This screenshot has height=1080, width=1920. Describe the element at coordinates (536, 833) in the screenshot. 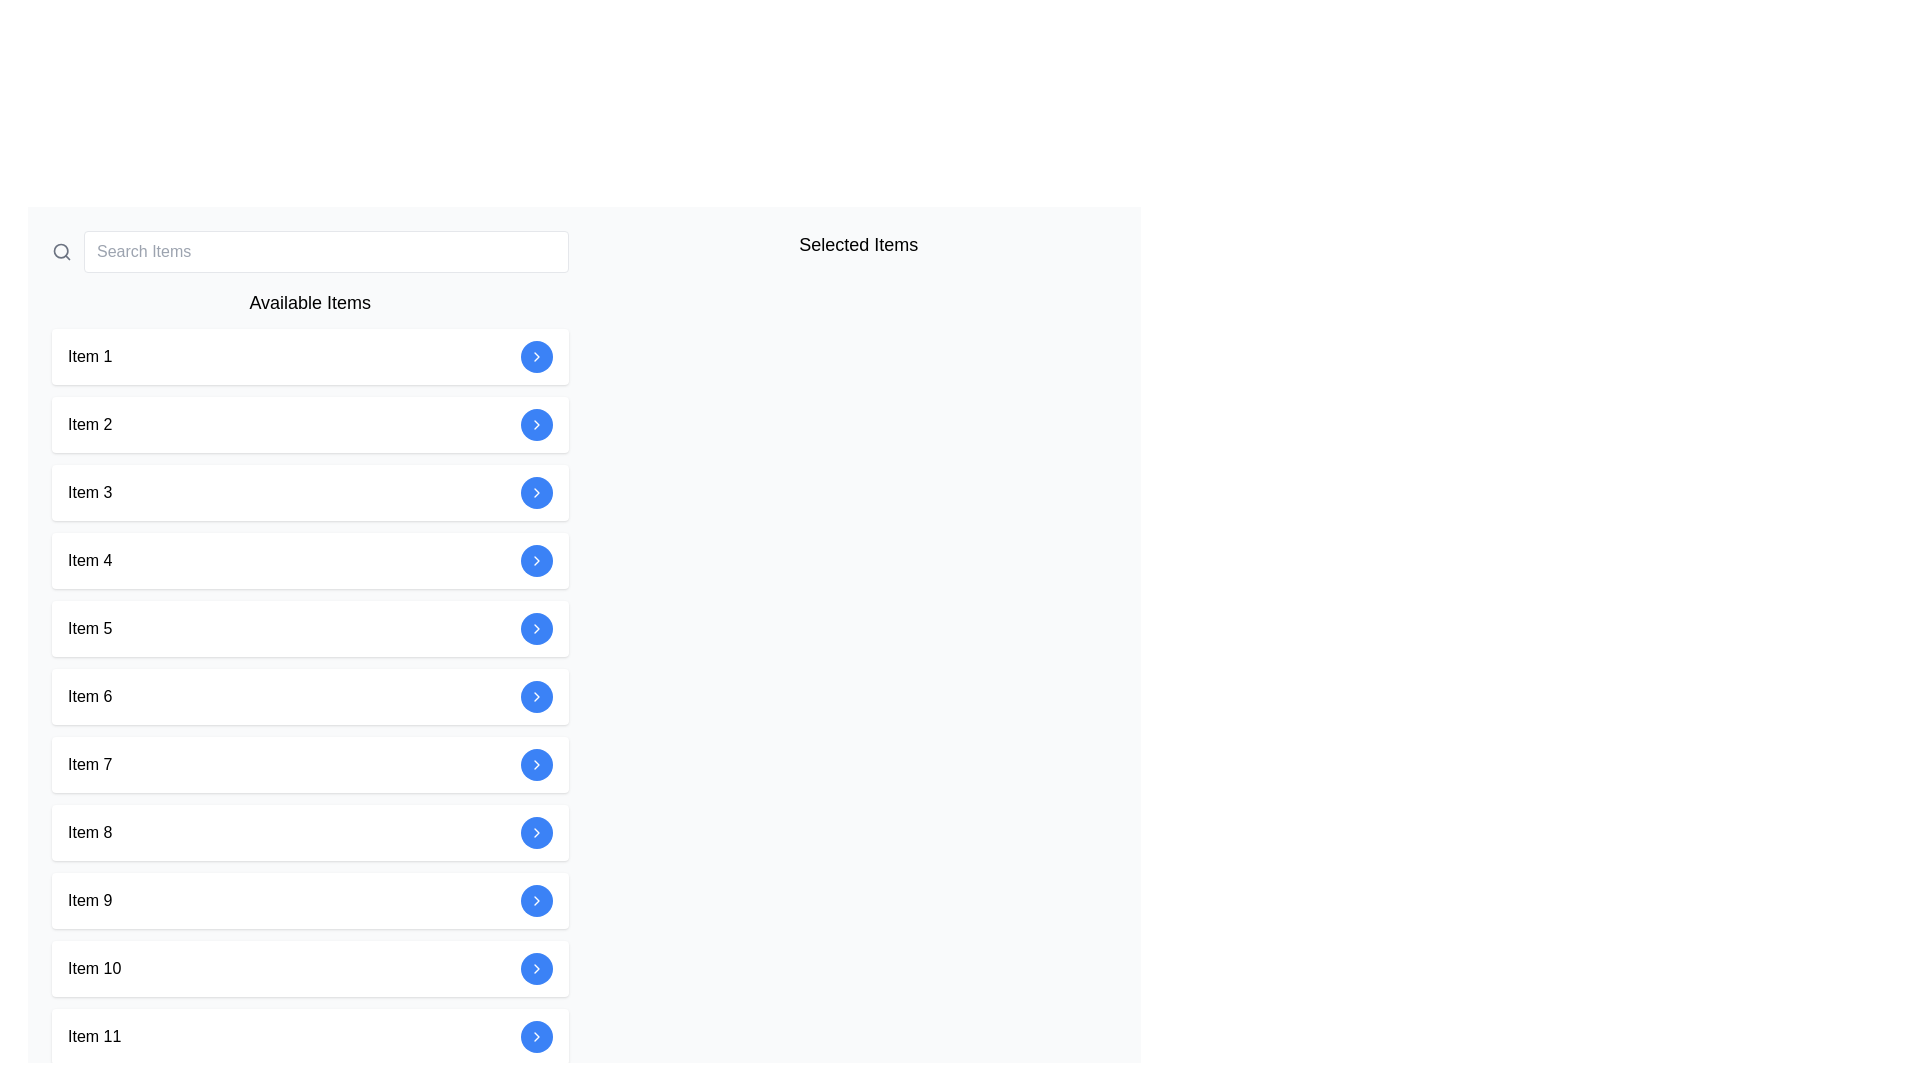

I see `the right-pointing arrow icon within the blue circular button located at the far right of the row labeled 'Item 8'` at that location.